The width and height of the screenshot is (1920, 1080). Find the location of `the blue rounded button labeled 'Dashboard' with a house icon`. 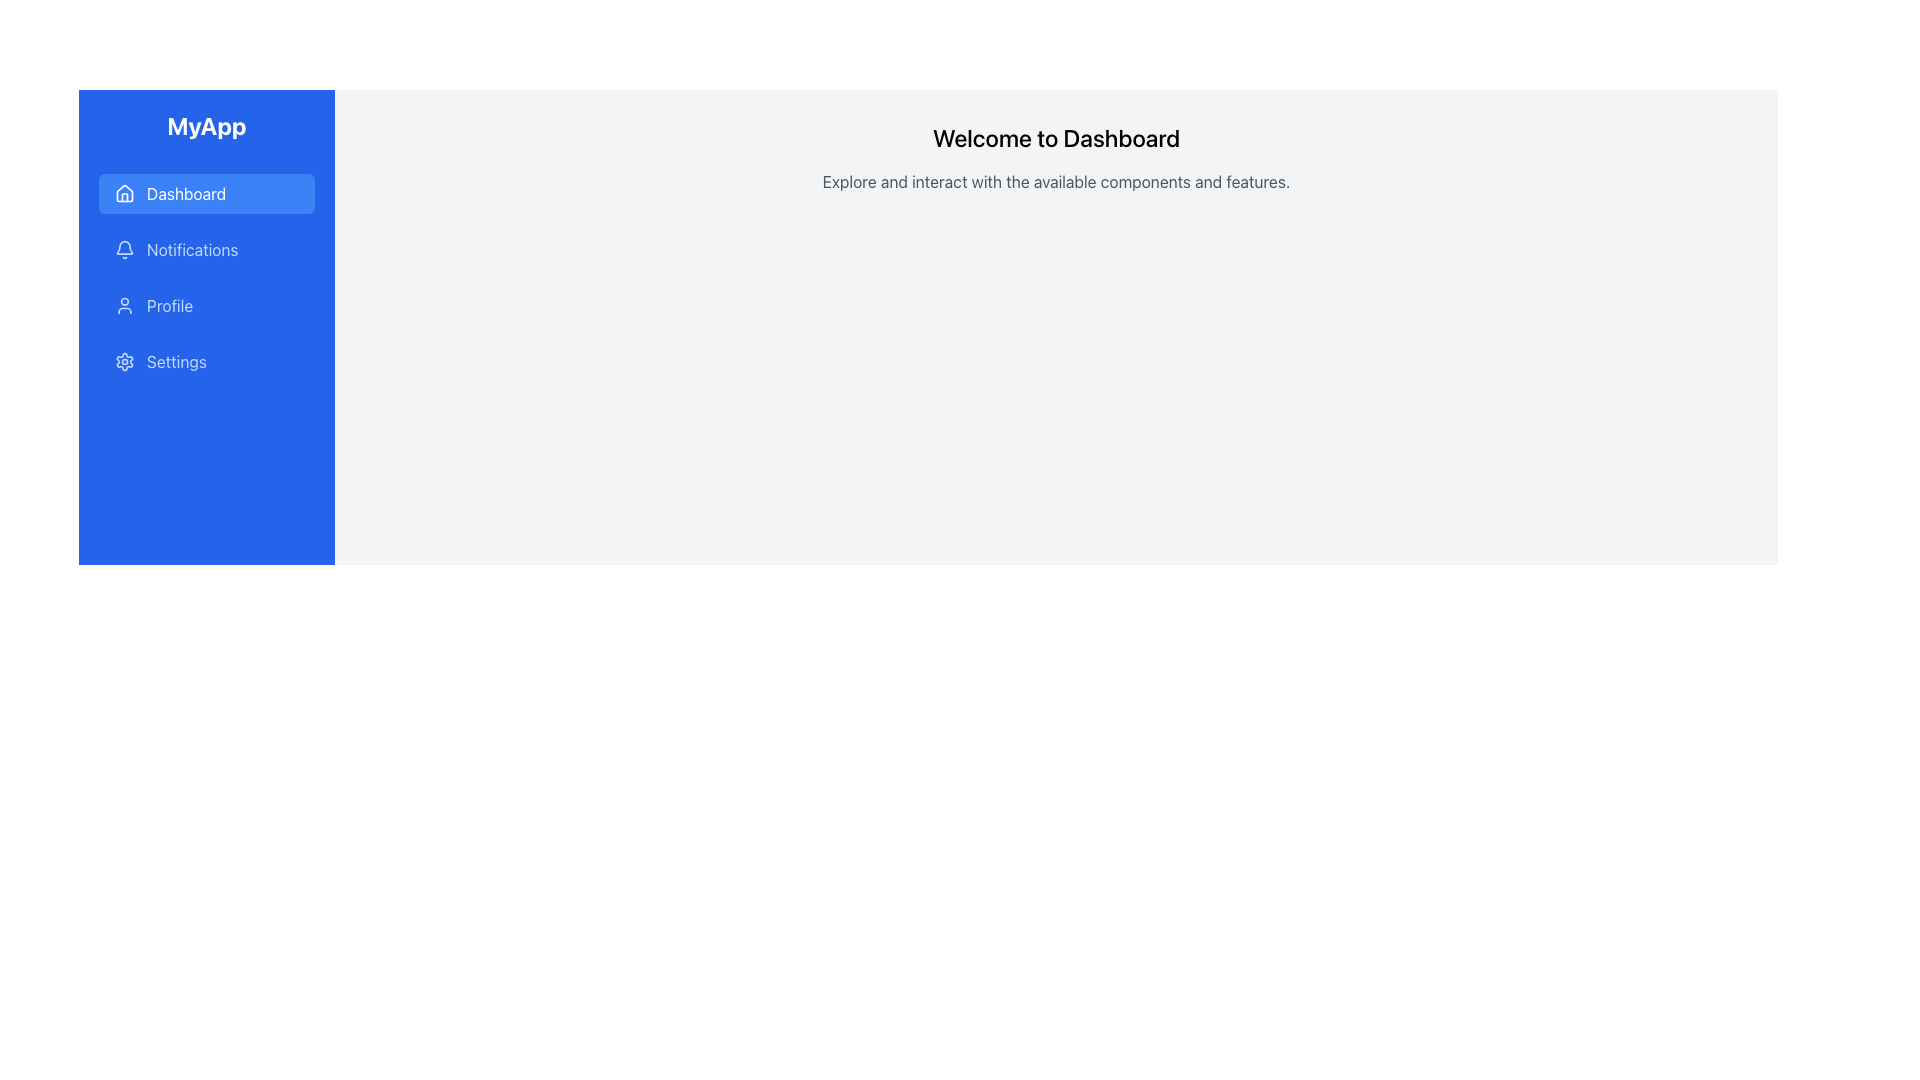

the blue rounded button labeled 'Dashboard' with a house icon is located at coordinates (206, 193).